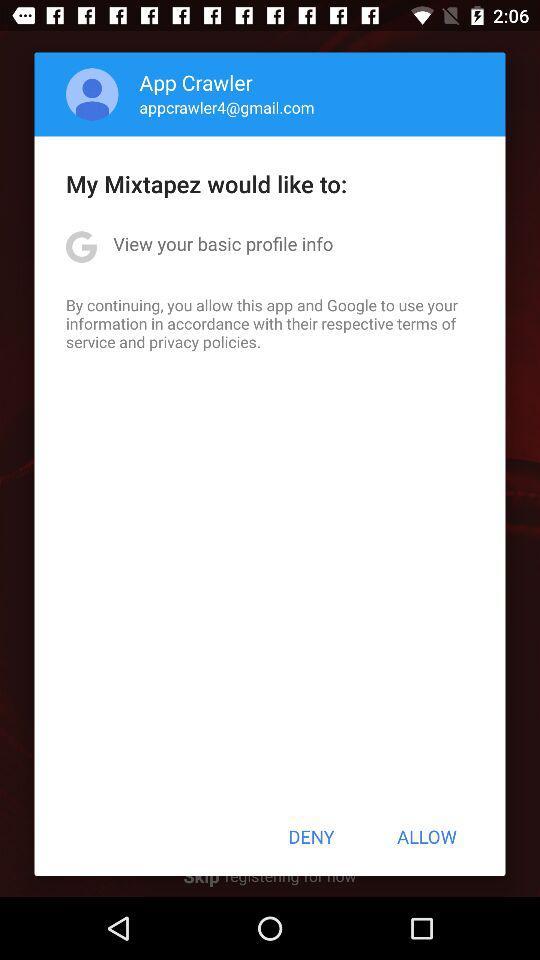 This screenshot has width=540, height=960. I want to click on view your basic item, so click(222, 242).